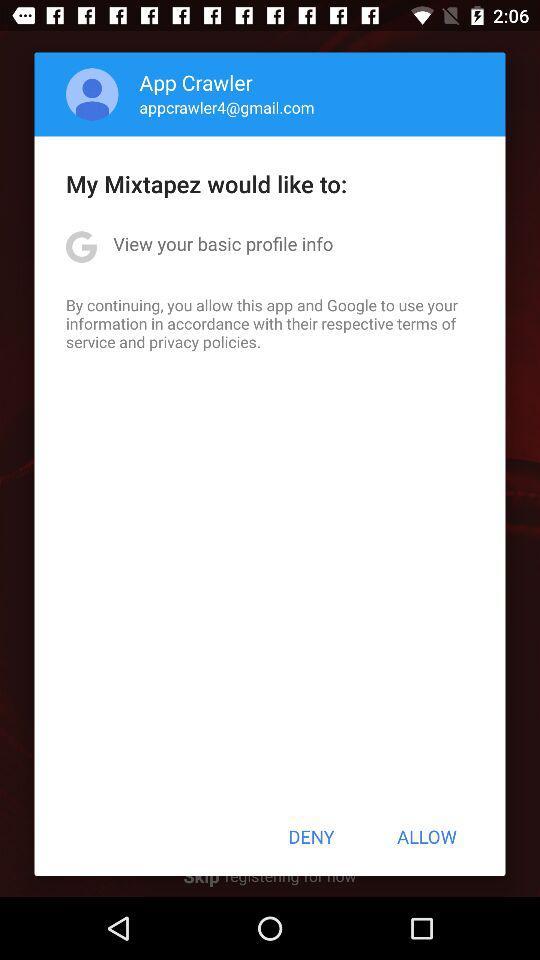 This screenshot has width=540, height=960. I want to click on view your basic item, so click(222, 242).